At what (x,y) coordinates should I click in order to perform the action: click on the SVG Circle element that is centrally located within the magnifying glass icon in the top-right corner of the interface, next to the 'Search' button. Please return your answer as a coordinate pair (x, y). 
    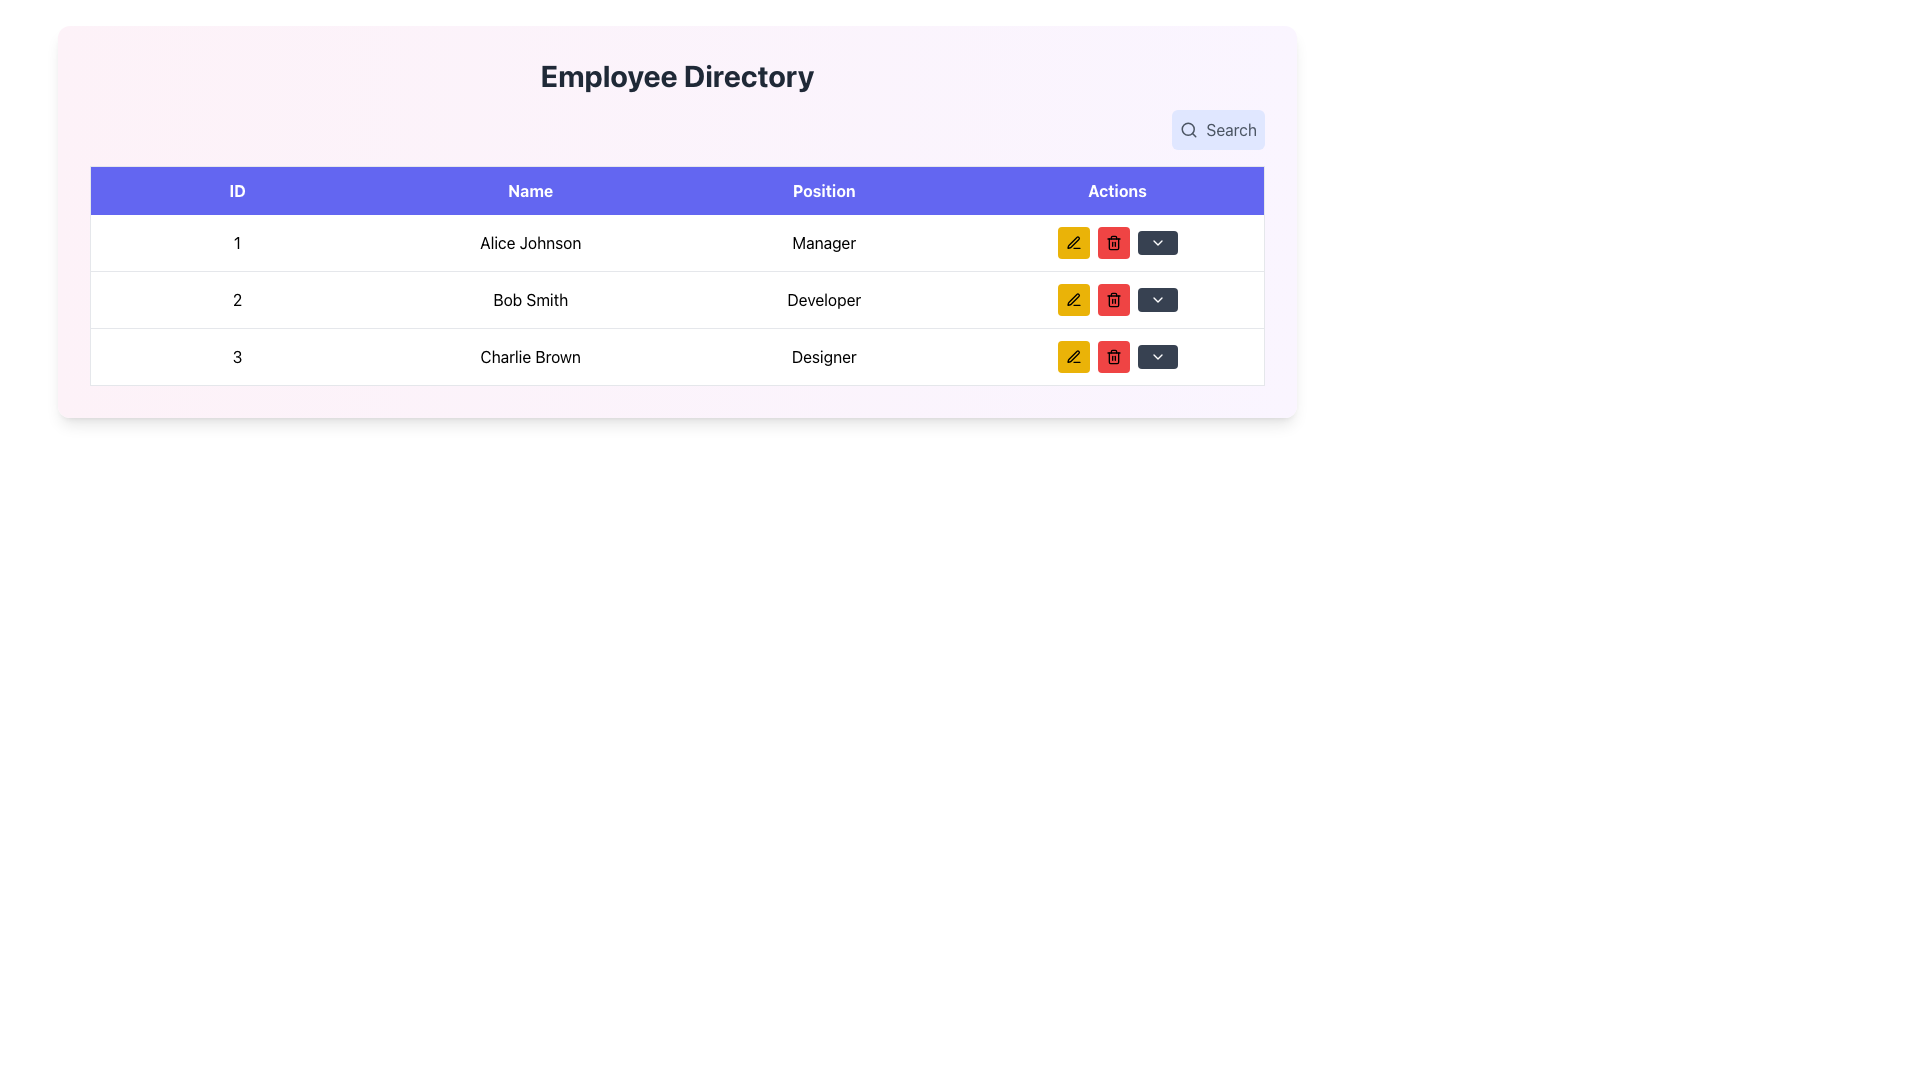
    Looking at the image, I should click on (1188, 129).